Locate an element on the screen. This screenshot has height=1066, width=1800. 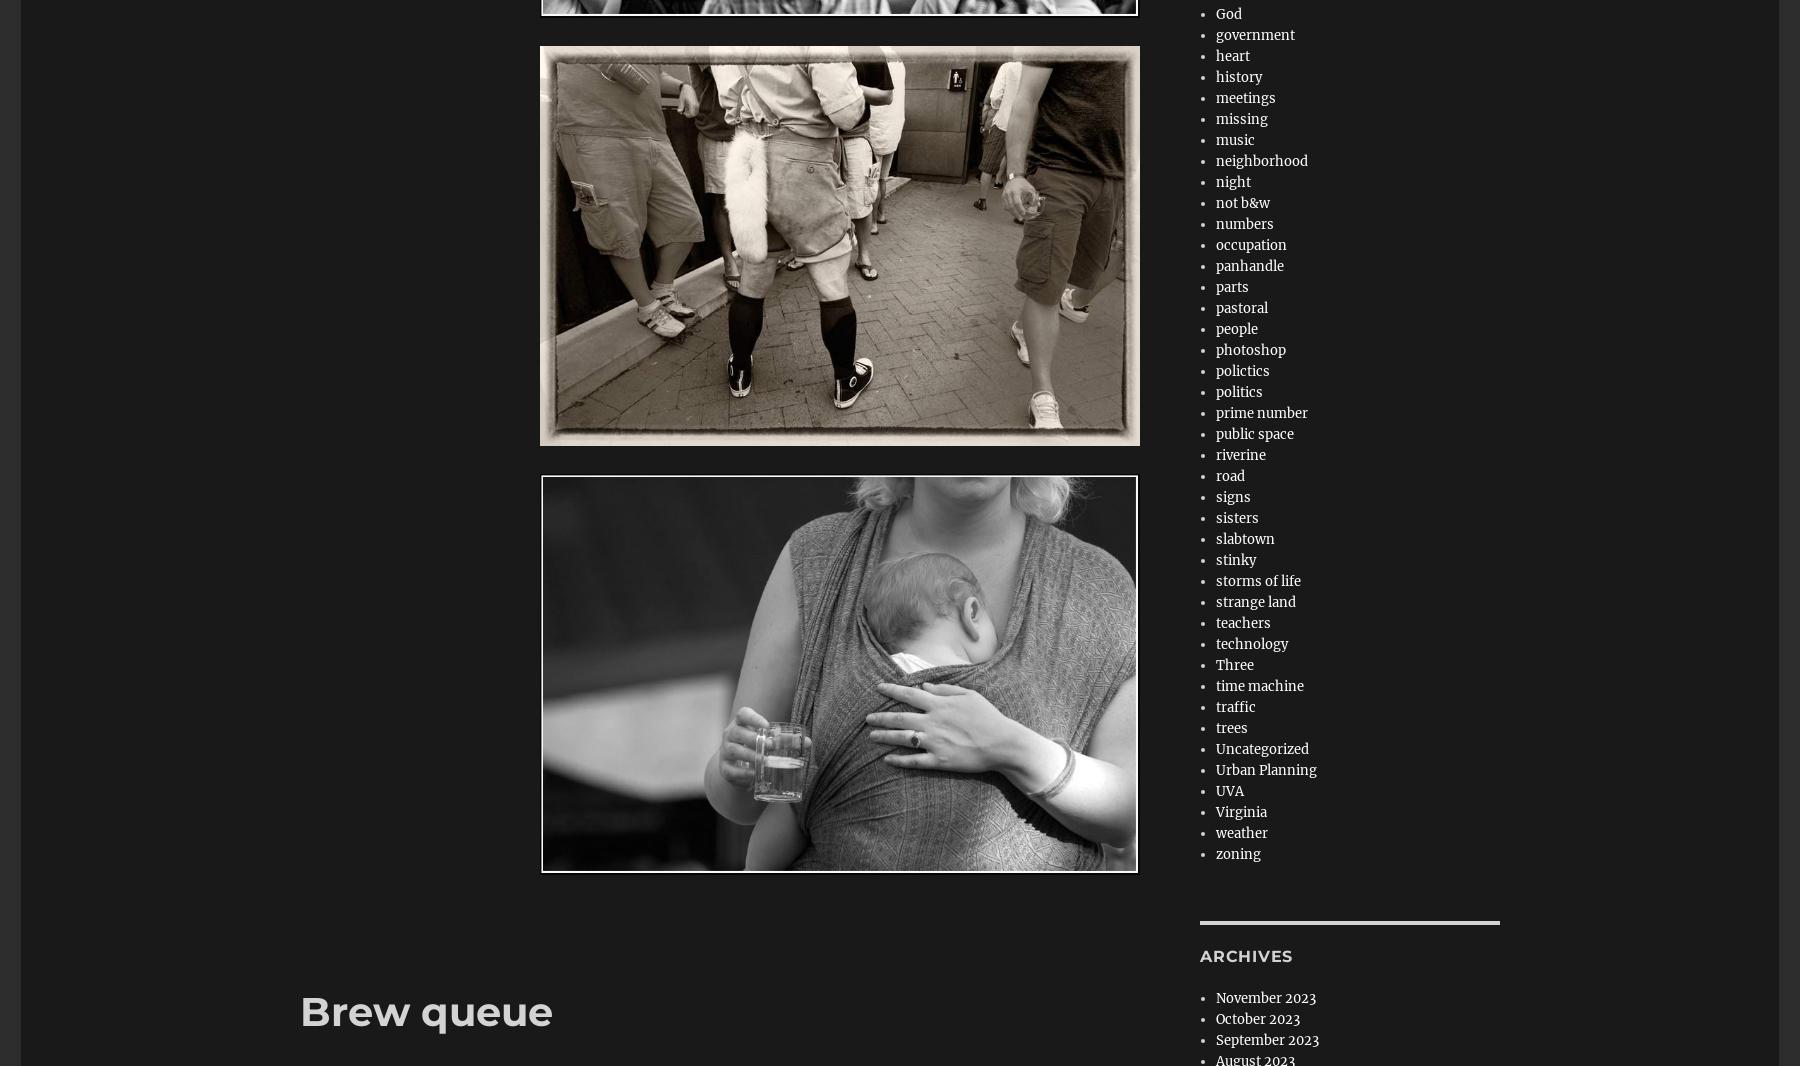
'occupation' is located at coordinates (1215, 244).